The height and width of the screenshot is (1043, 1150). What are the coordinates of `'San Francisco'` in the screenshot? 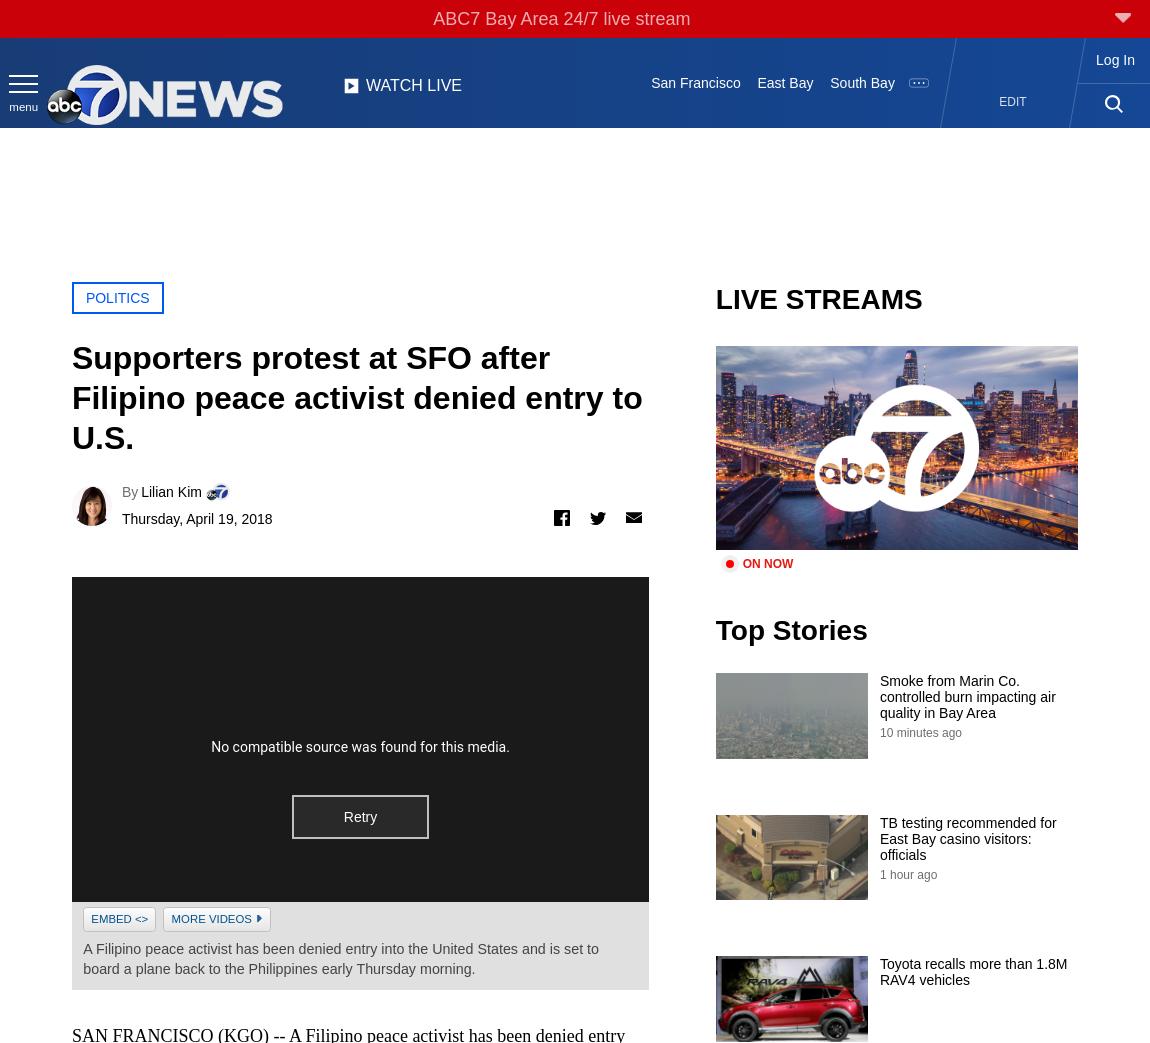 It's located at (694, 83).